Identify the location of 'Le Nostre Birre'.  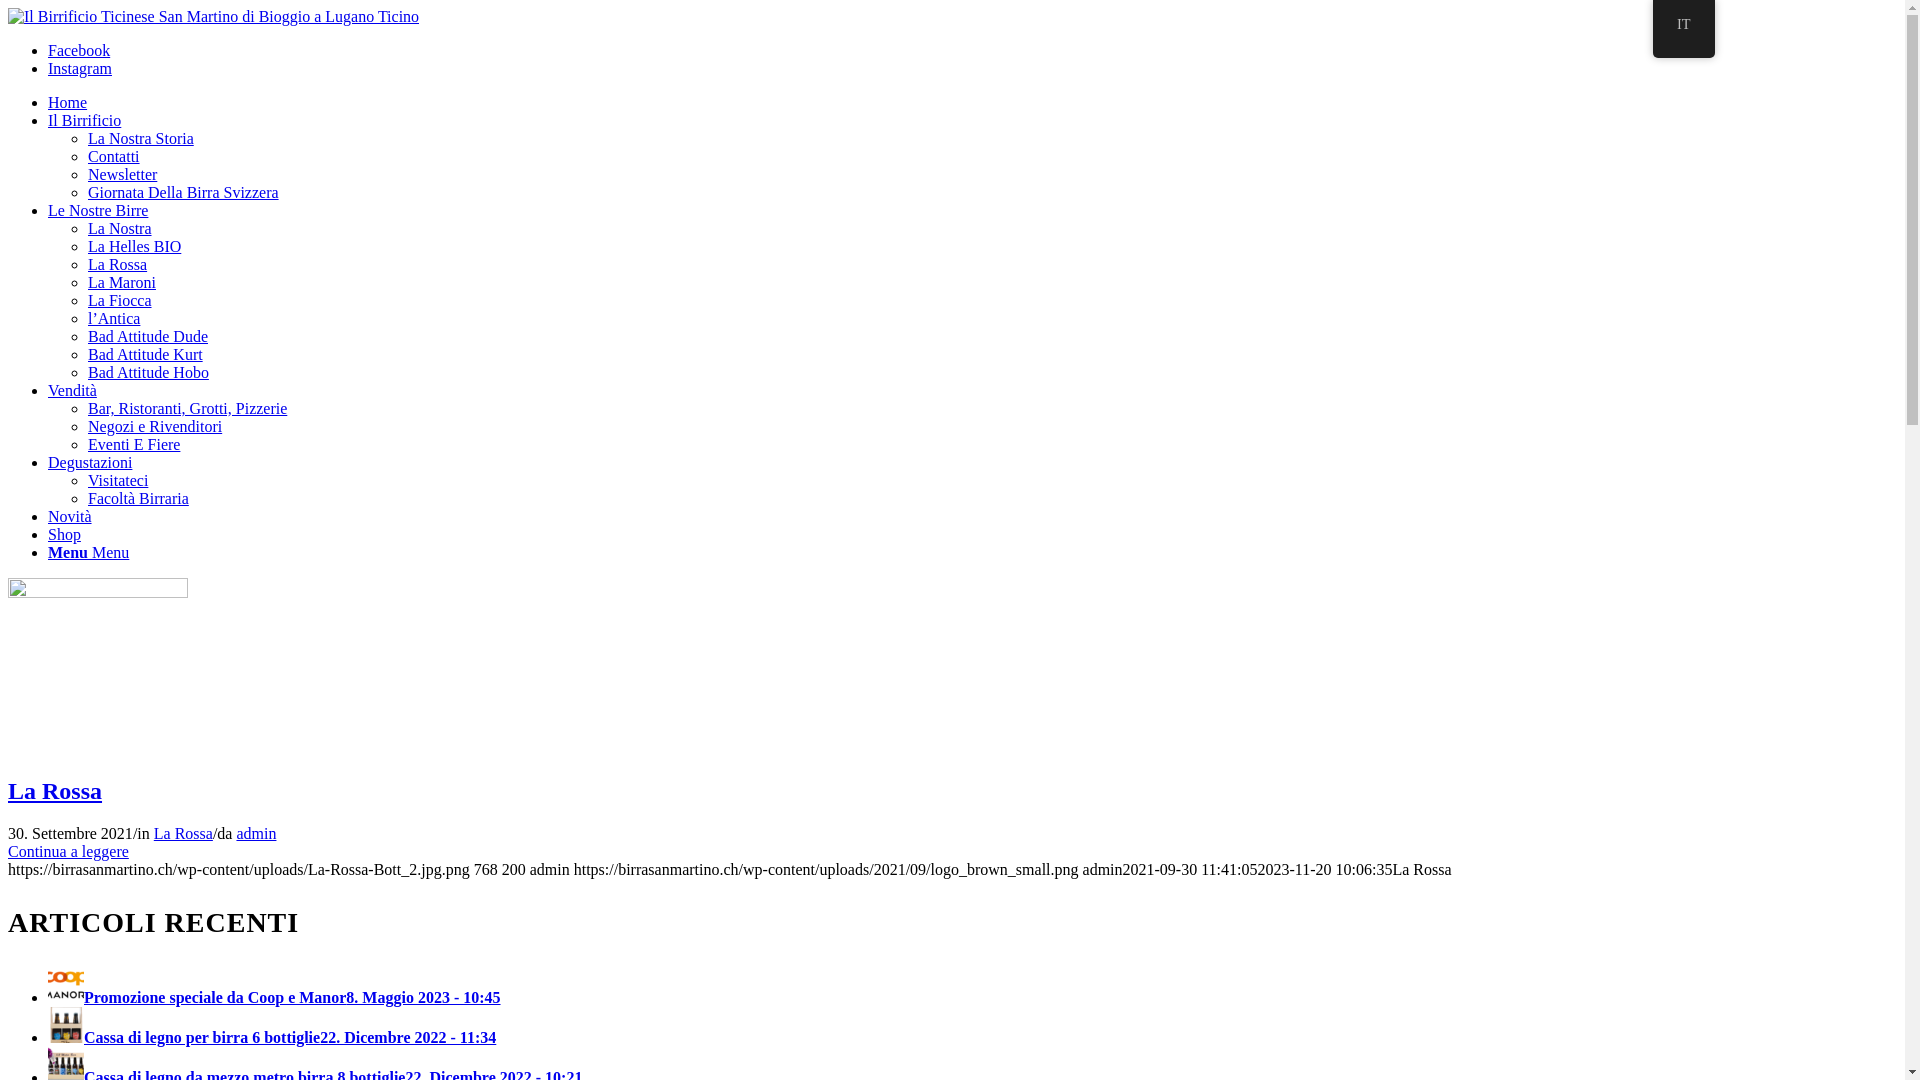
(96, 210).